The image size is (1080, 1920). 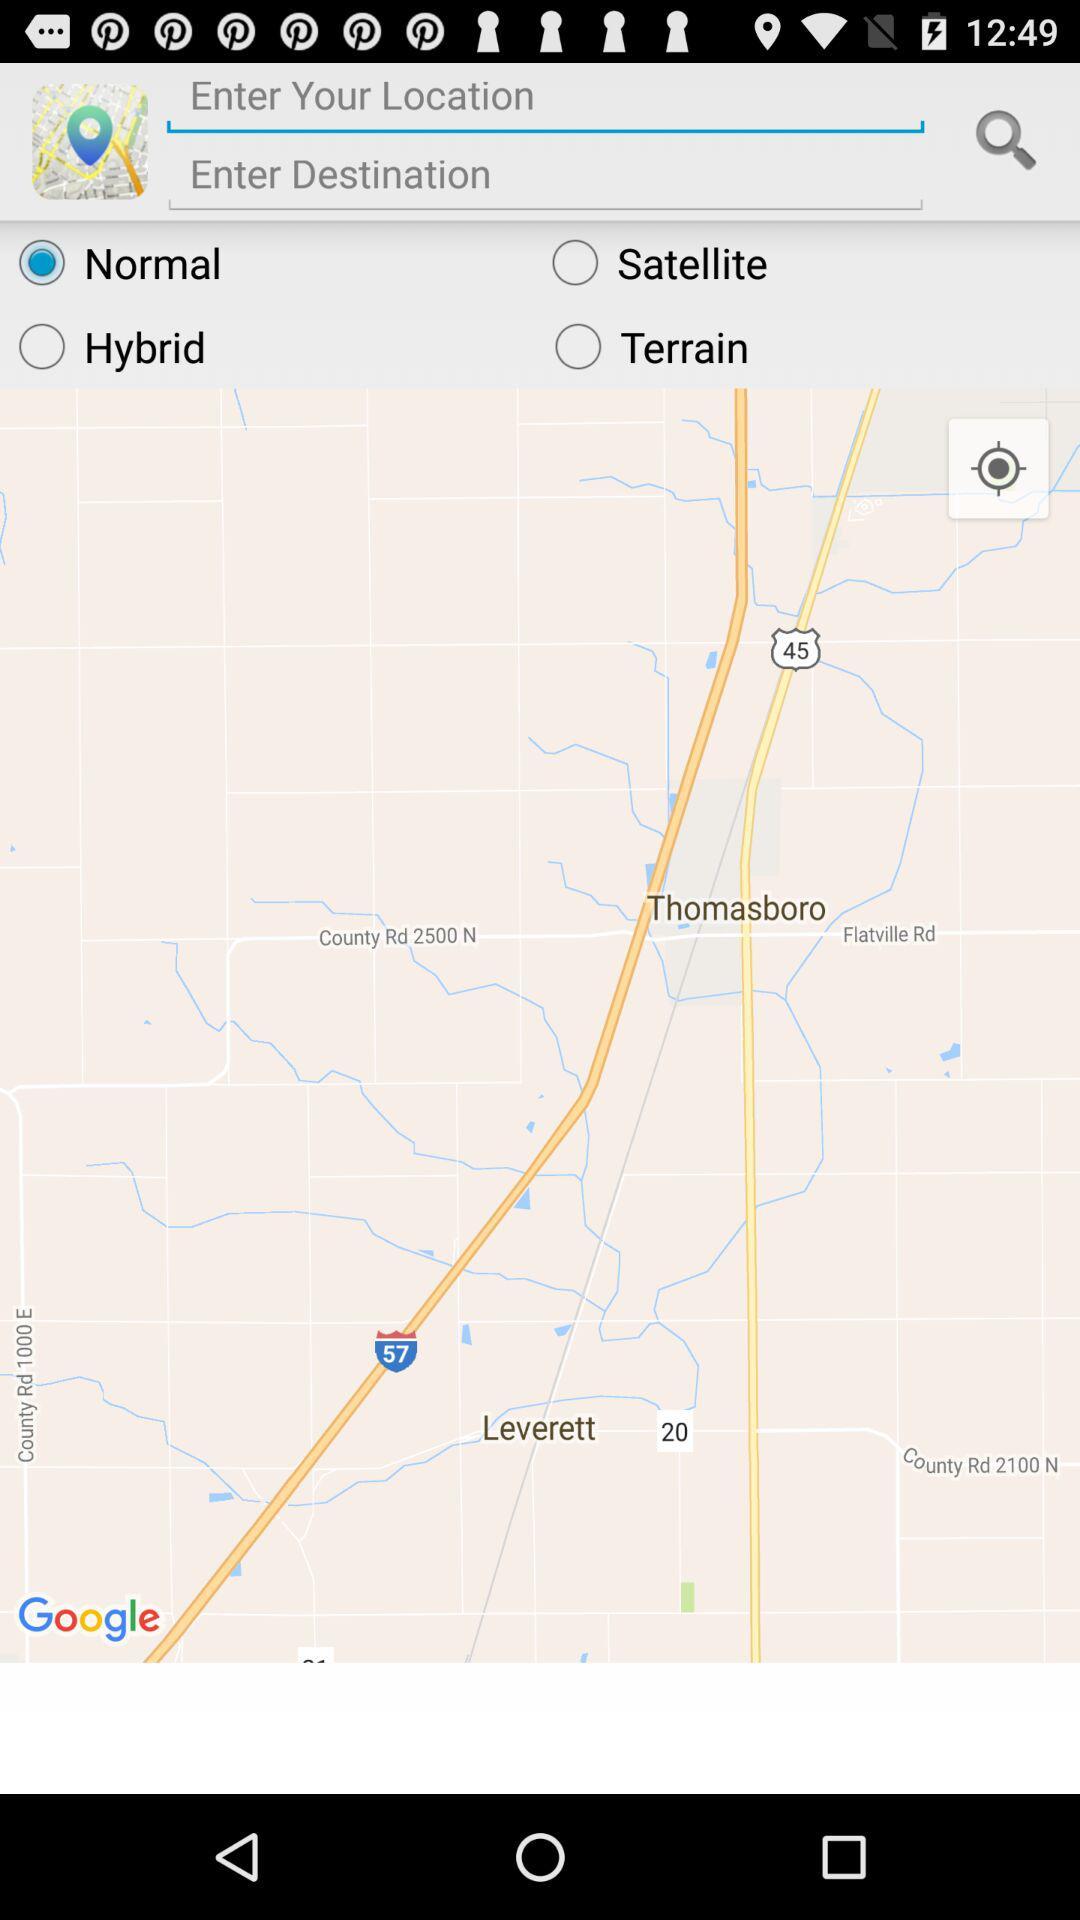 What do you see at coordinates (265, 261) in the screenshot?
I see `the normal radio button` at bounding box center [265, 261].